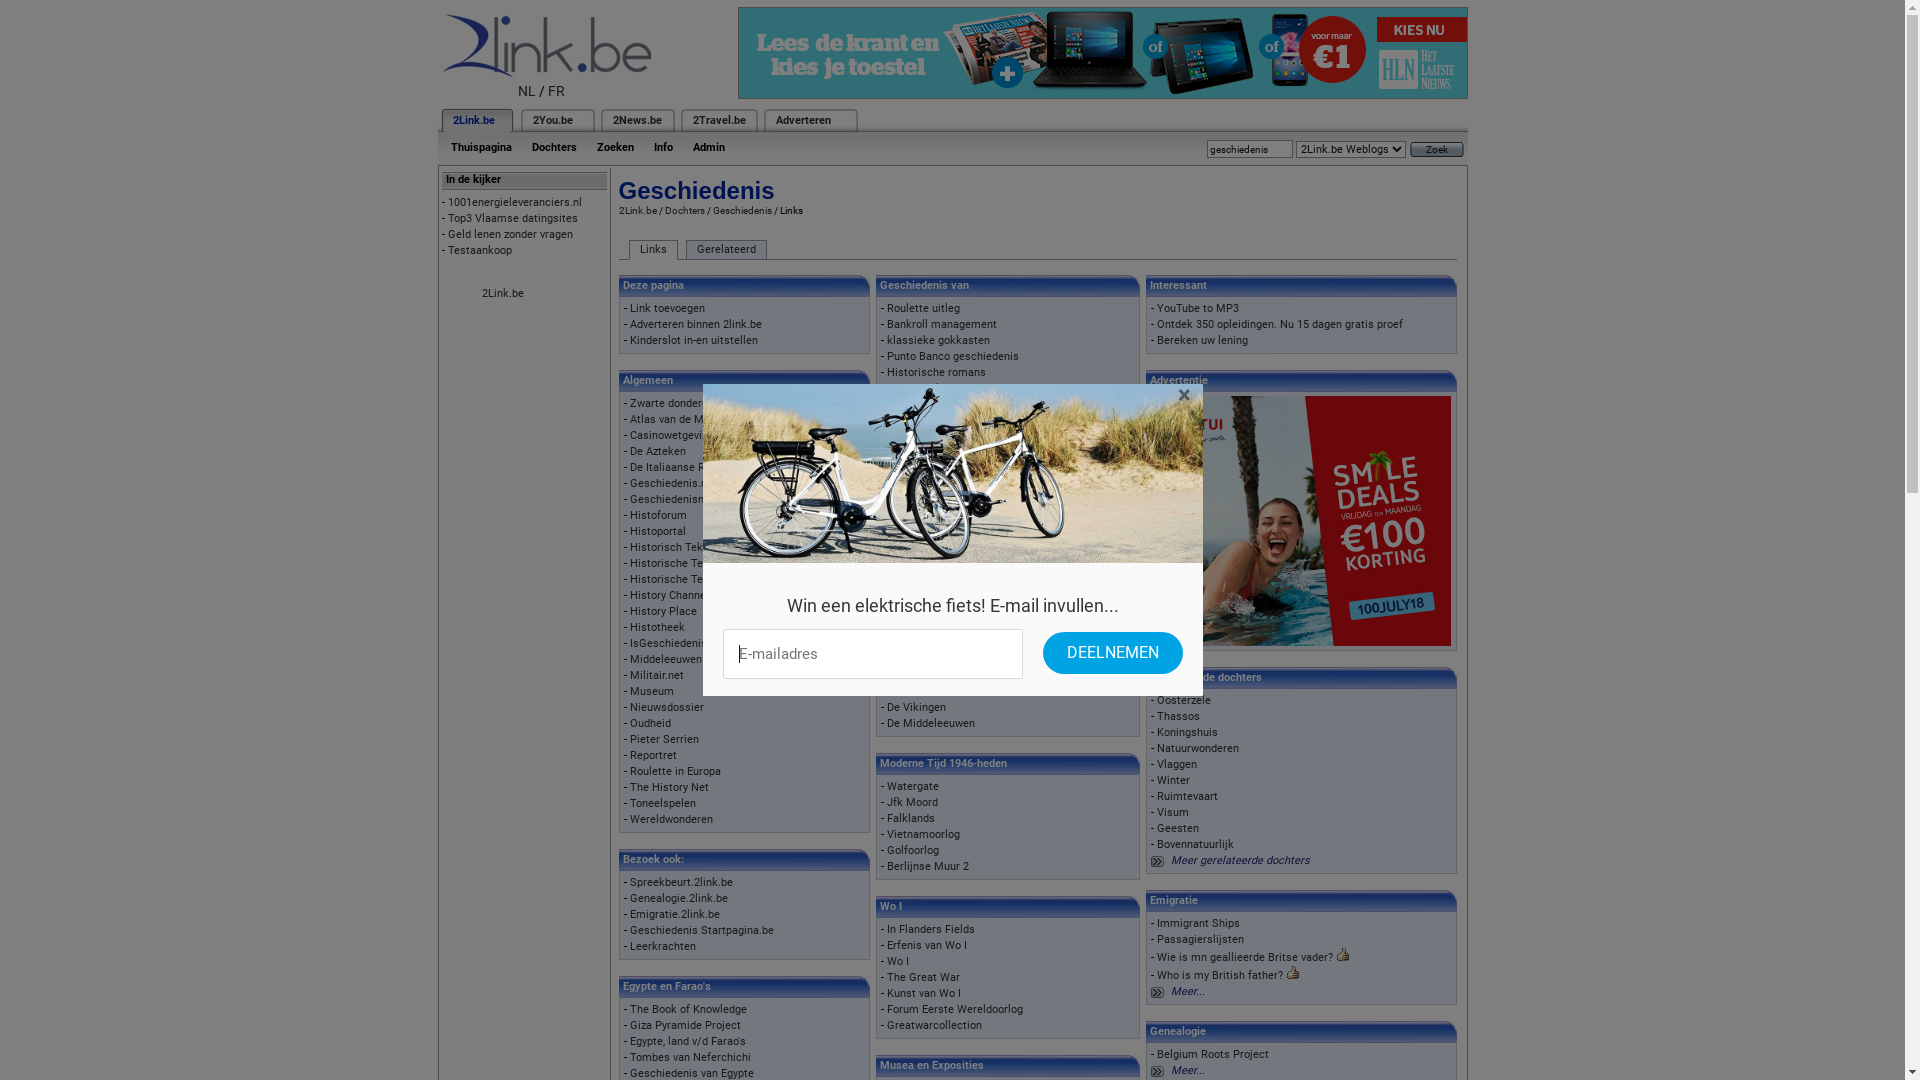 The width and height of the screenshot is (1920, 1080). Describe the element at coordinates (684, 659) in the screenshot. I see `'Middeleeuwen Artikel'` at that location.